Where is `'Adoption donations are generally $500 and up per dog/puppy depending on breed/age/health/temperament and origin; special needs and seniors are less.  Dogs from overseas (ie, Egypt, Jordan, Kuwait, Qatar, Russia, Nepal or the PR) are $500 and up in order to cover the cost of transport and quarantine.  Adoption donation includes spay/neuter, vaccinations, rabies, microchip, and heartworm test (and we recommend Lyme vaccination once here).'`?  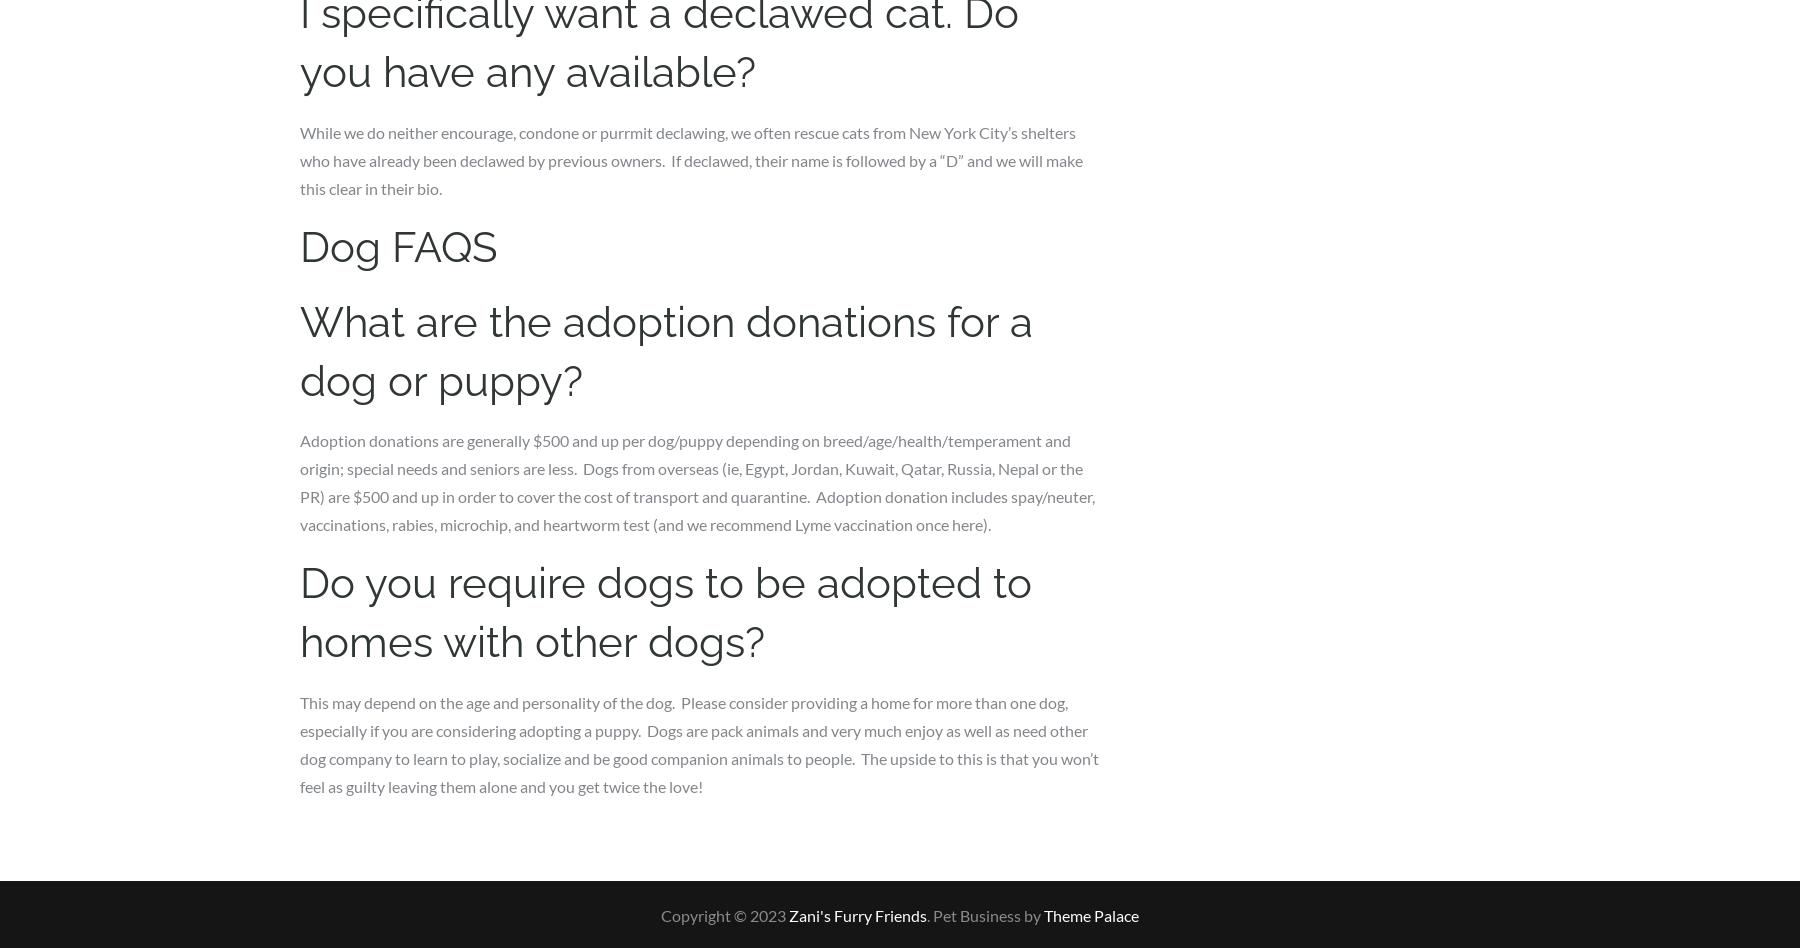
'Adoption donations are generally $500 and up per dog/puppy depending on breed/age/health/temperament and origin; special needs and seniors are less.  Dogs from overseas (ie, Egypt, Jordan, Kuwait, Qatar, Russia, Nepal or the PR) are $500 and up in order to cover the cost of transport and quarantine.  Adoption donation includes spay/neuter, vaccinations, rabies, microchip, and heartworm test (and we recommend Lyme vaccination once here).' is located at coordinates (696, 482).